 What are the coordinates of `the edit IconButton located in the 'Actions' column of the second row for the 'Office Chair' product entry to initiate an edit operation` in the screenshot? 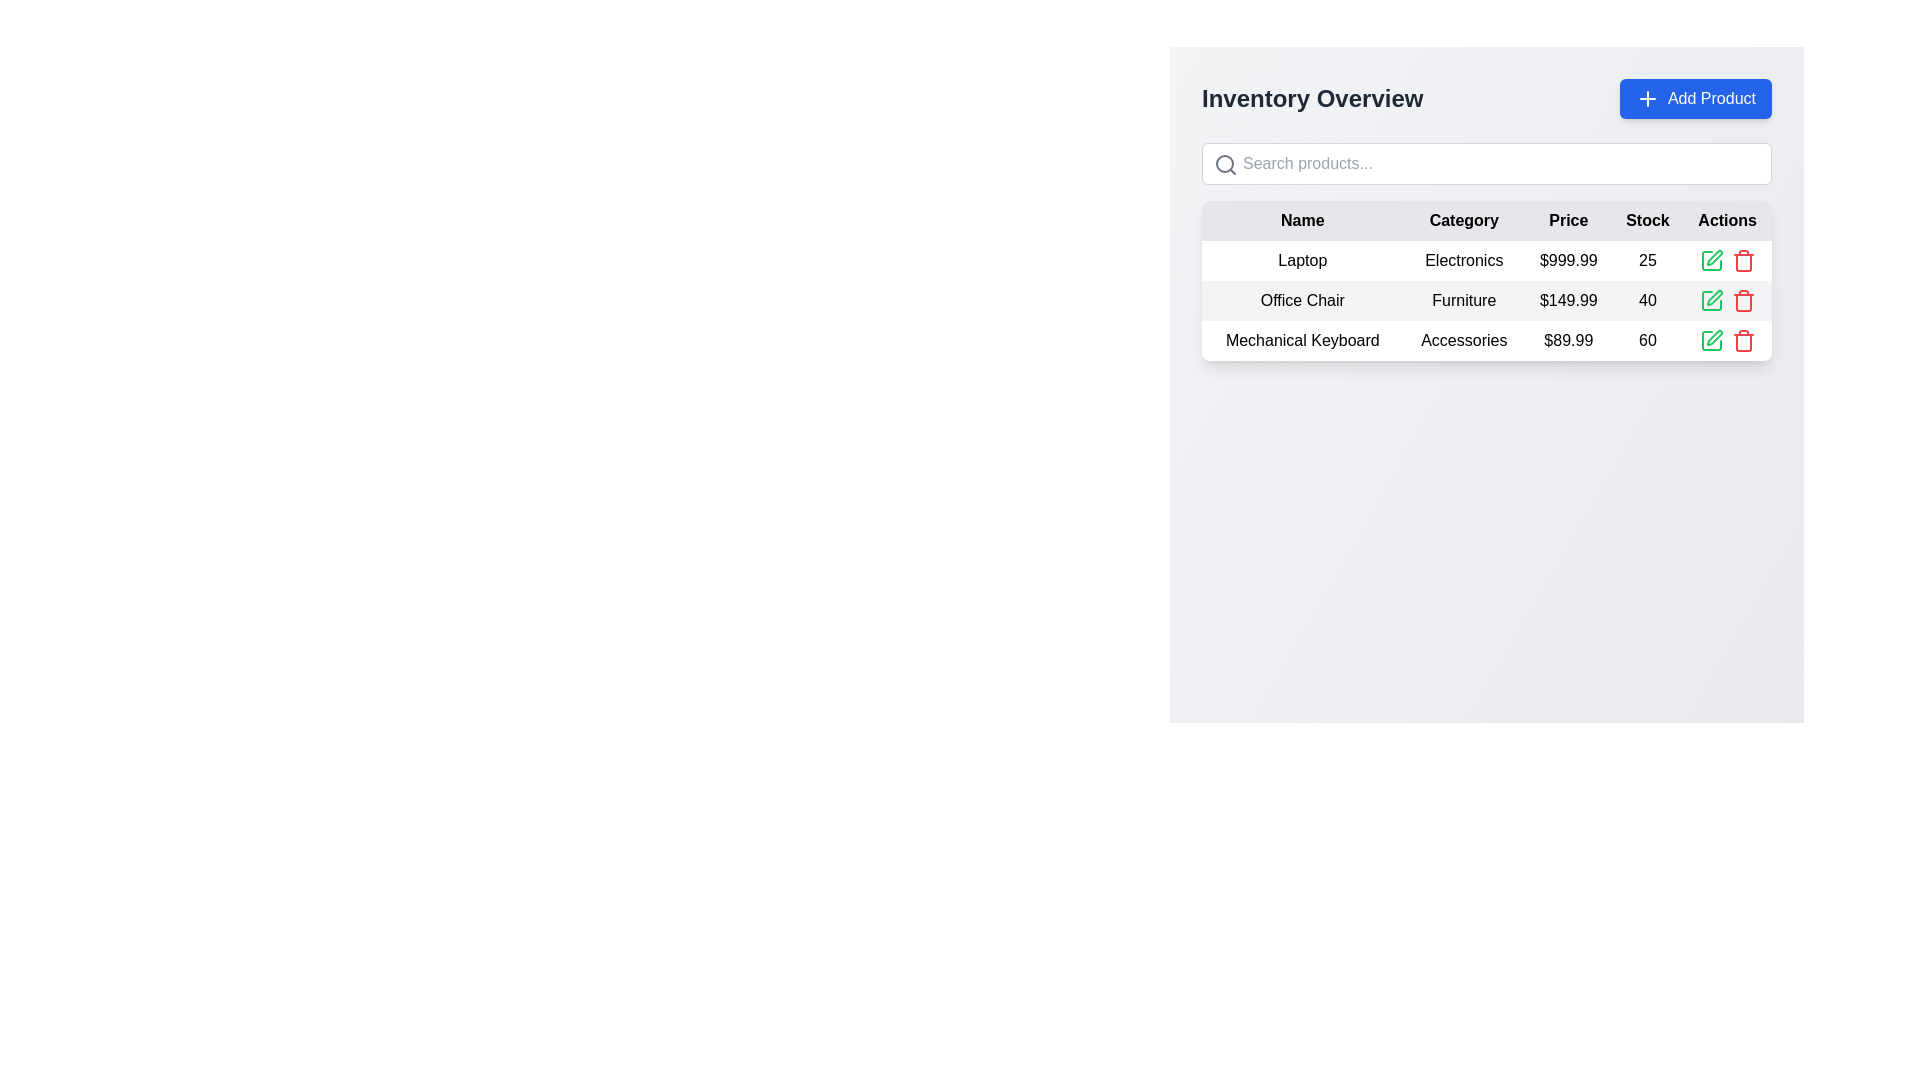 It's located at (1710, 300).